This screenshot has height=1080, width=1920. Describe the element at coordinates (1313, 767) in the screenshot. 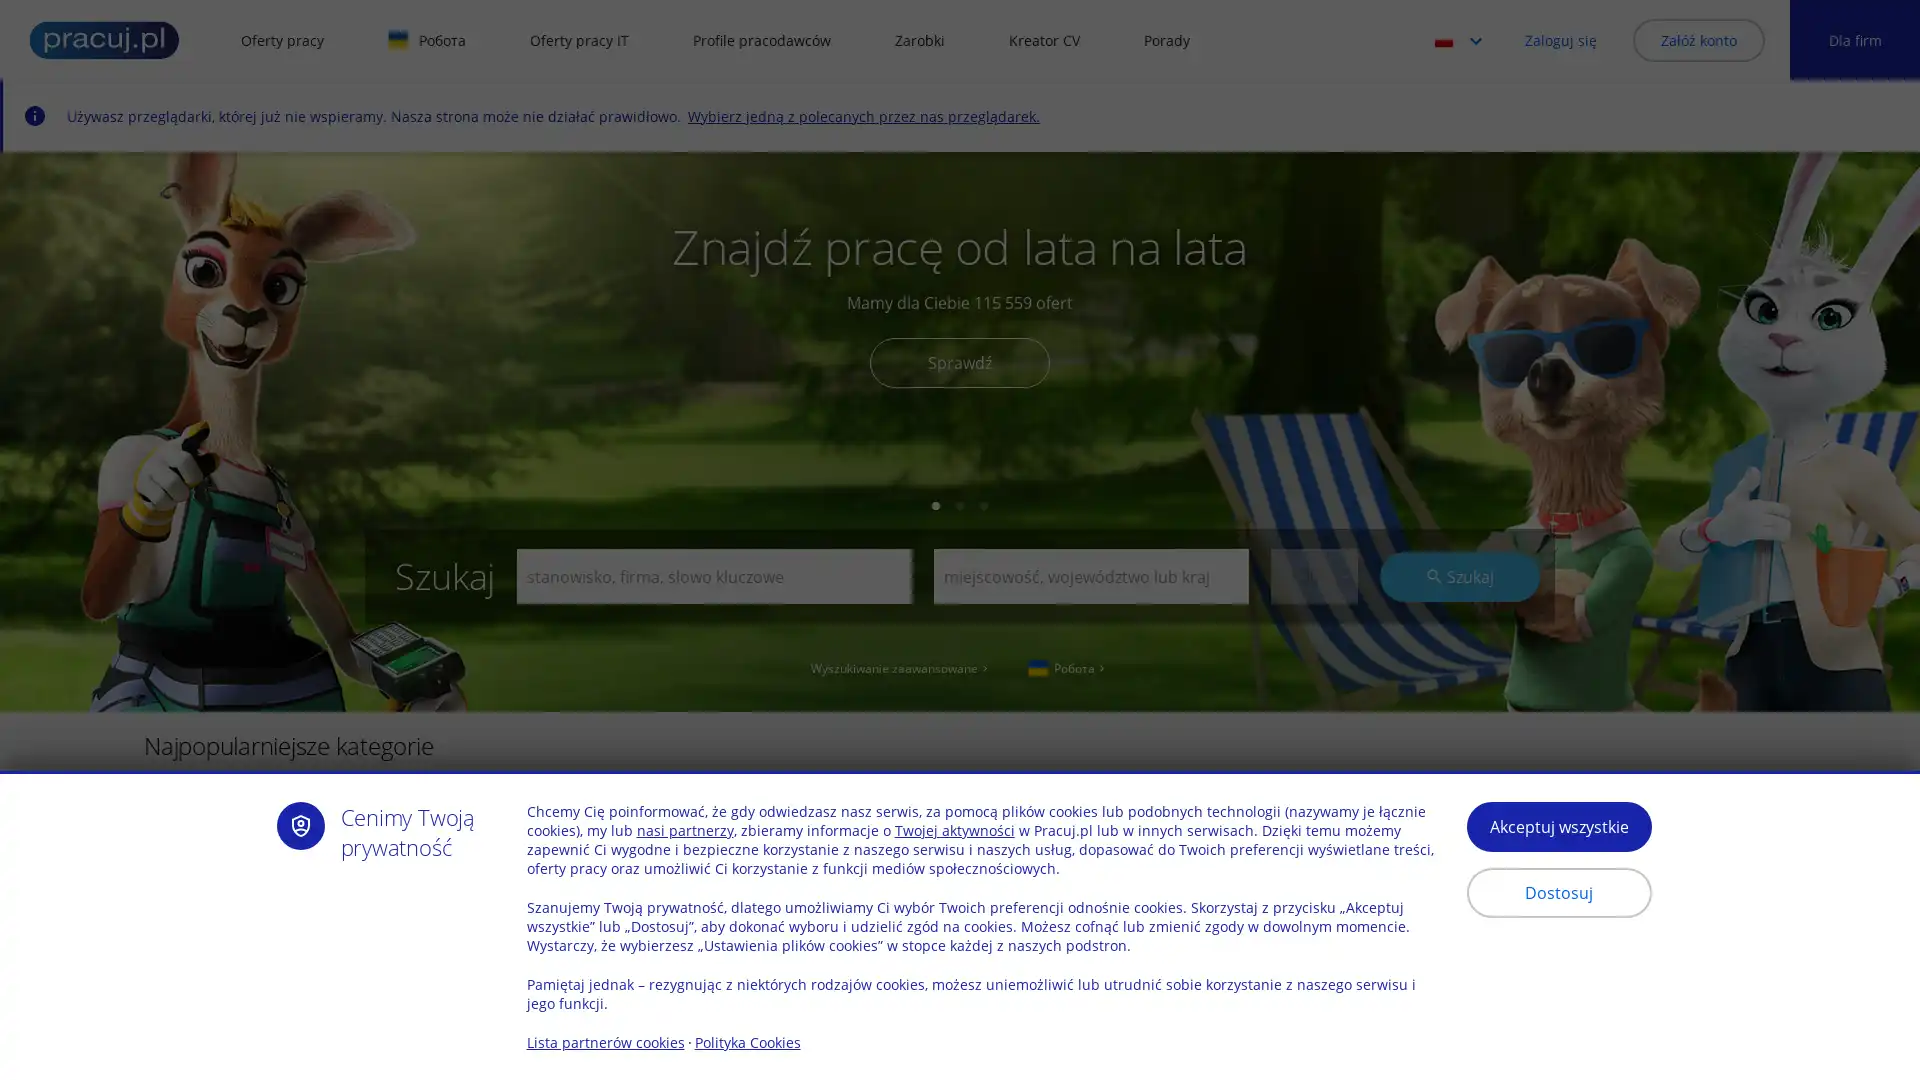

I see `+ 25 km` at that location.